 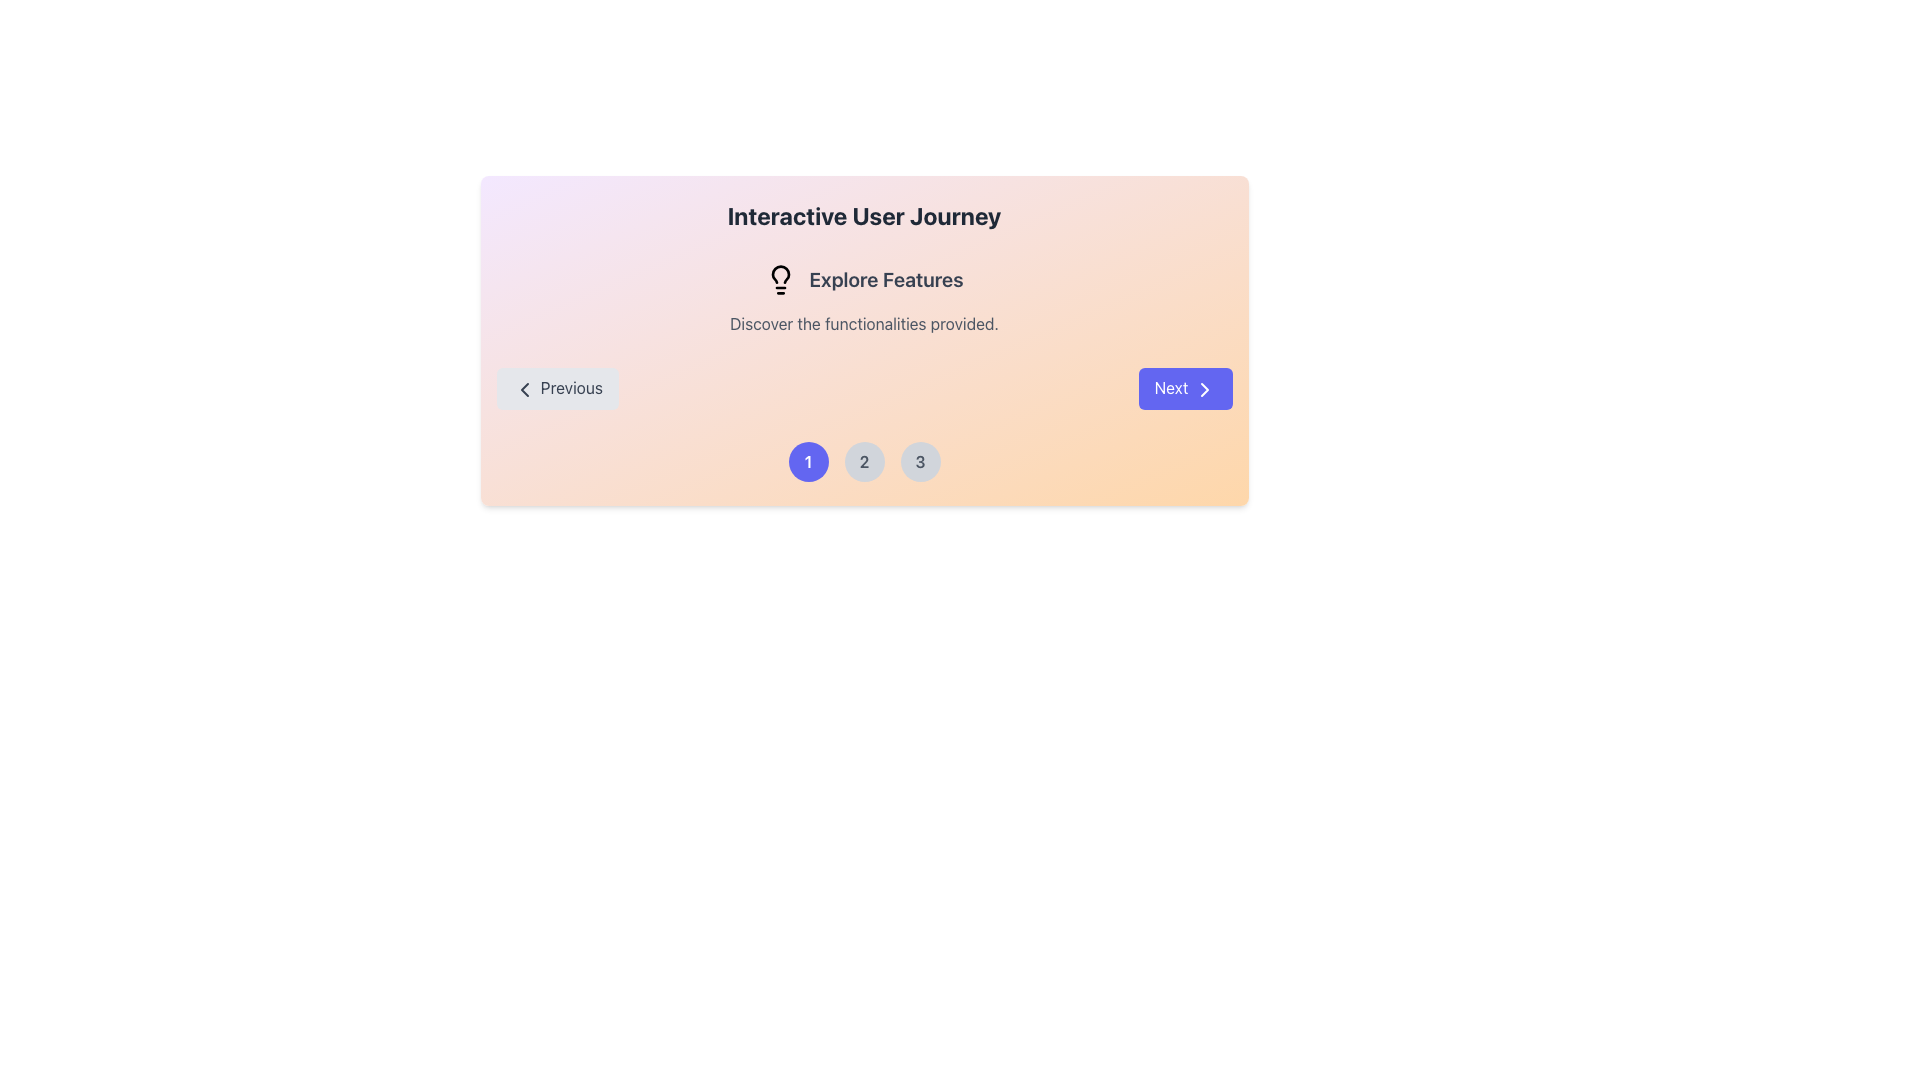 I want to click on the Chevron icon within the SVG that indicates forward navigation functionality, so click(x=1203, y=389).